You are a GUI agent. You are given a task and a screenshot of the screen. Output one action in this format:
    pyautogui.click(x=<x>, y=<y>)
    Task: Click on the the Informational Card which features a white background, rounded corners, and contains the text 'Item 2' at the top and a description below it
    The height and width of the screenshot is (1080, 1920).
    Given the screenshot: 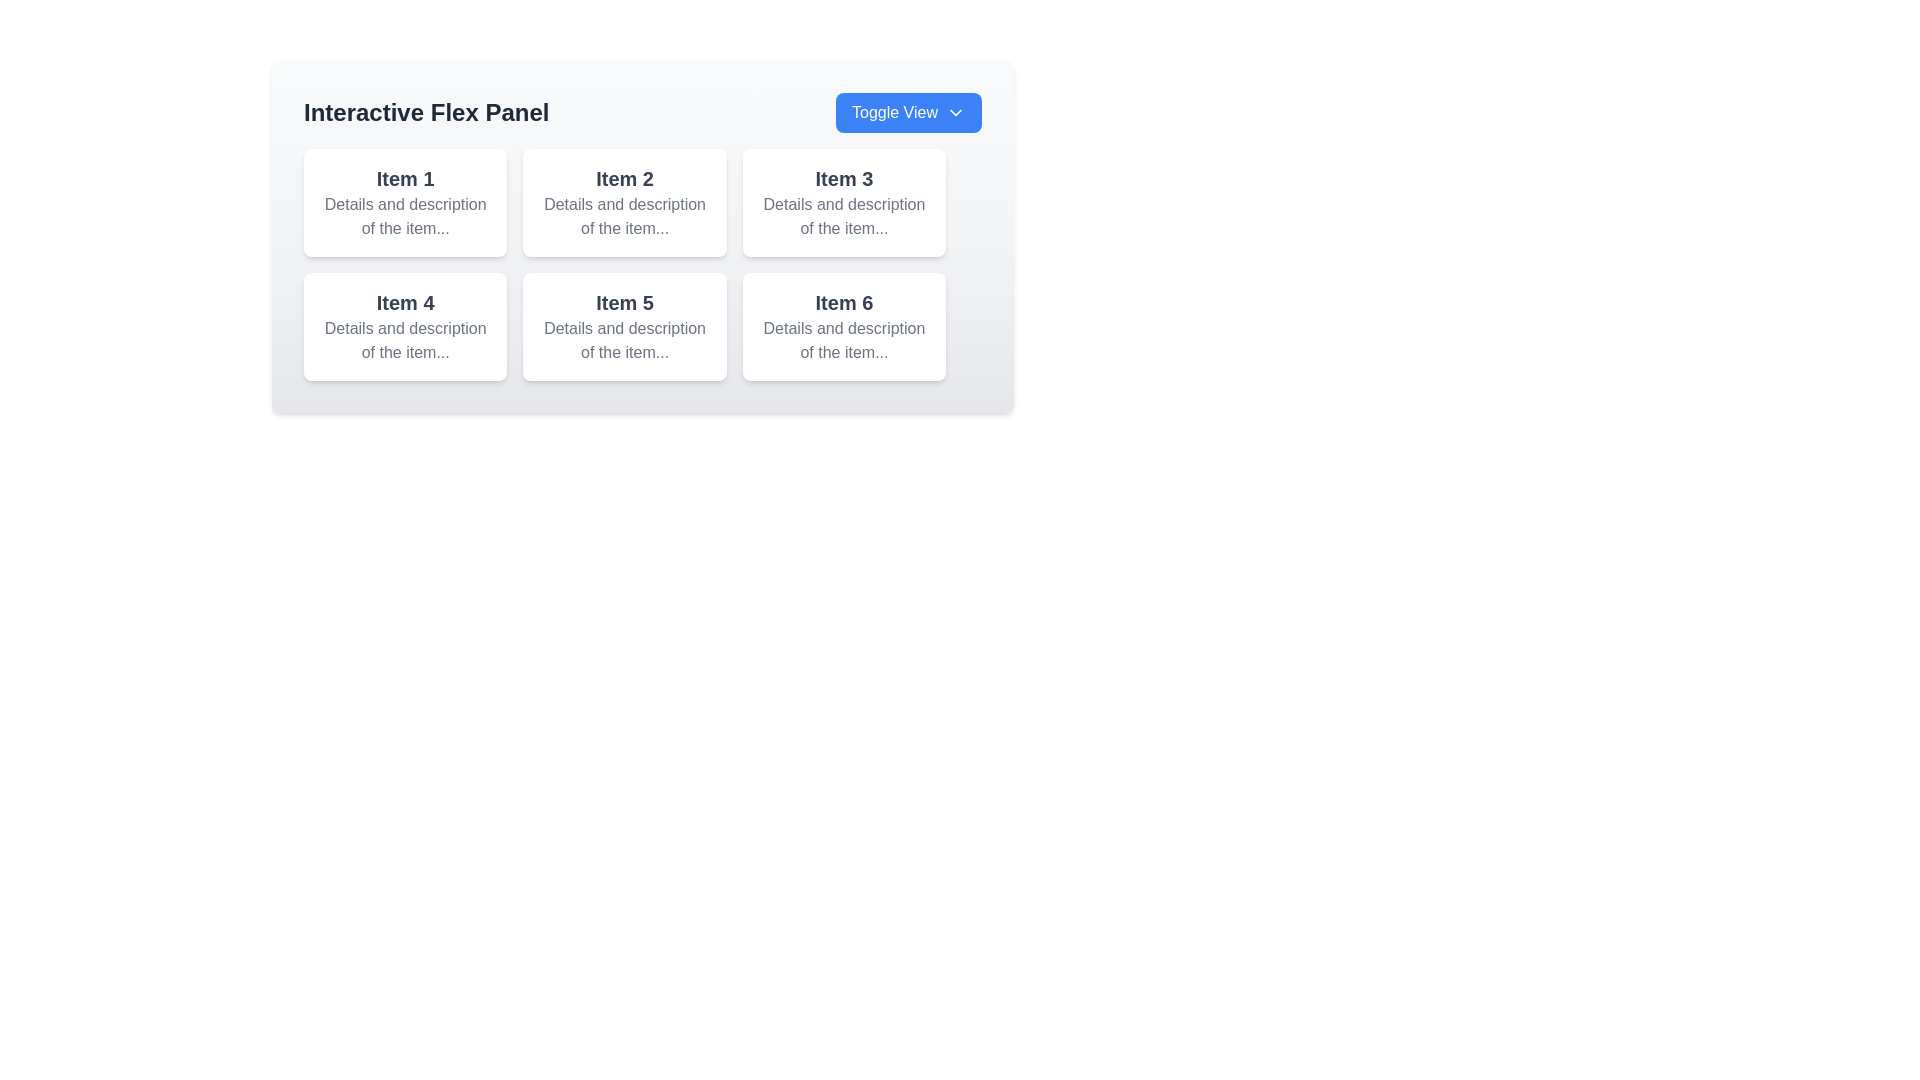 What is the action you would take?
    pyautogui.click(x=624, y=203)
    